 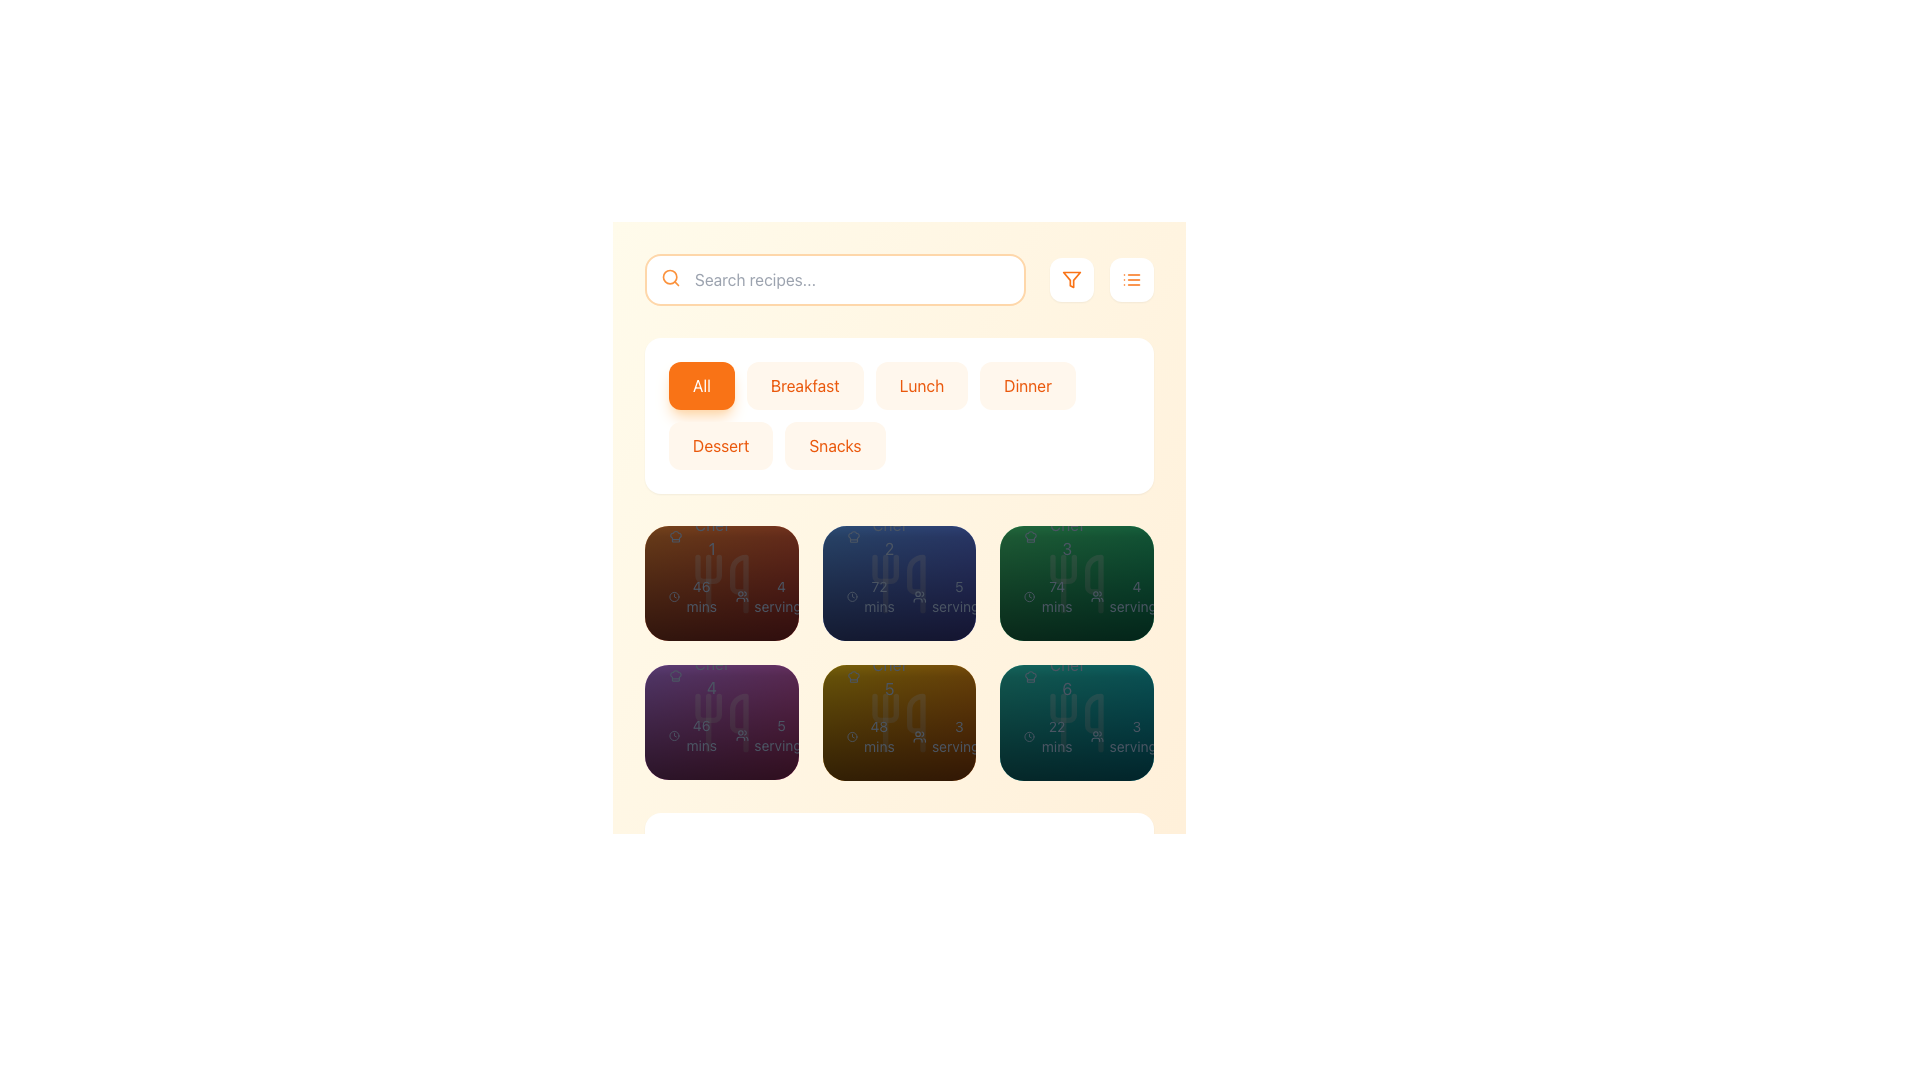 What do you see at coordinates (1132, 280) in the screenshot?
I see `the toggle button located in the top-right section of the interface, which features a list-like icon` at bounding box center [1132, 280].